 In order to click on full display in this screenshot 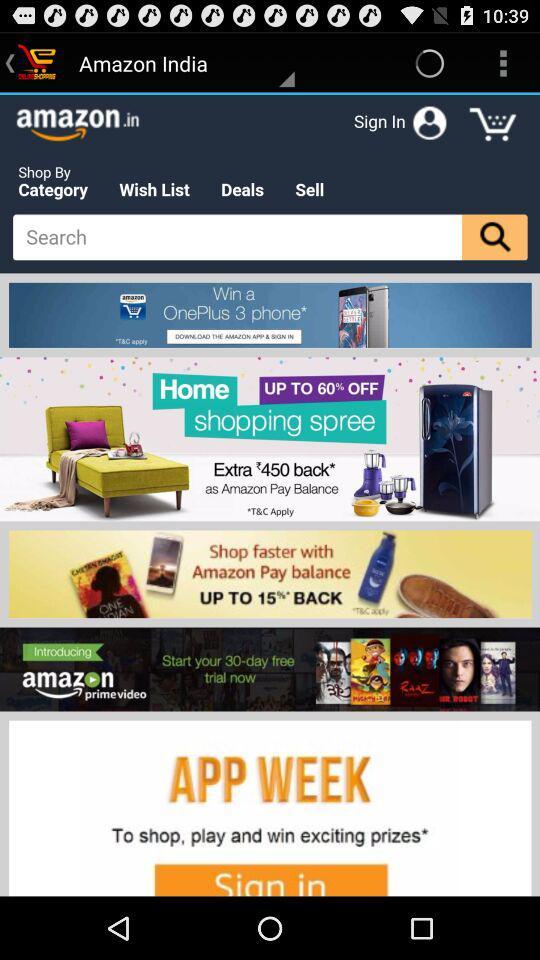, I will do `click(270, 494)`.